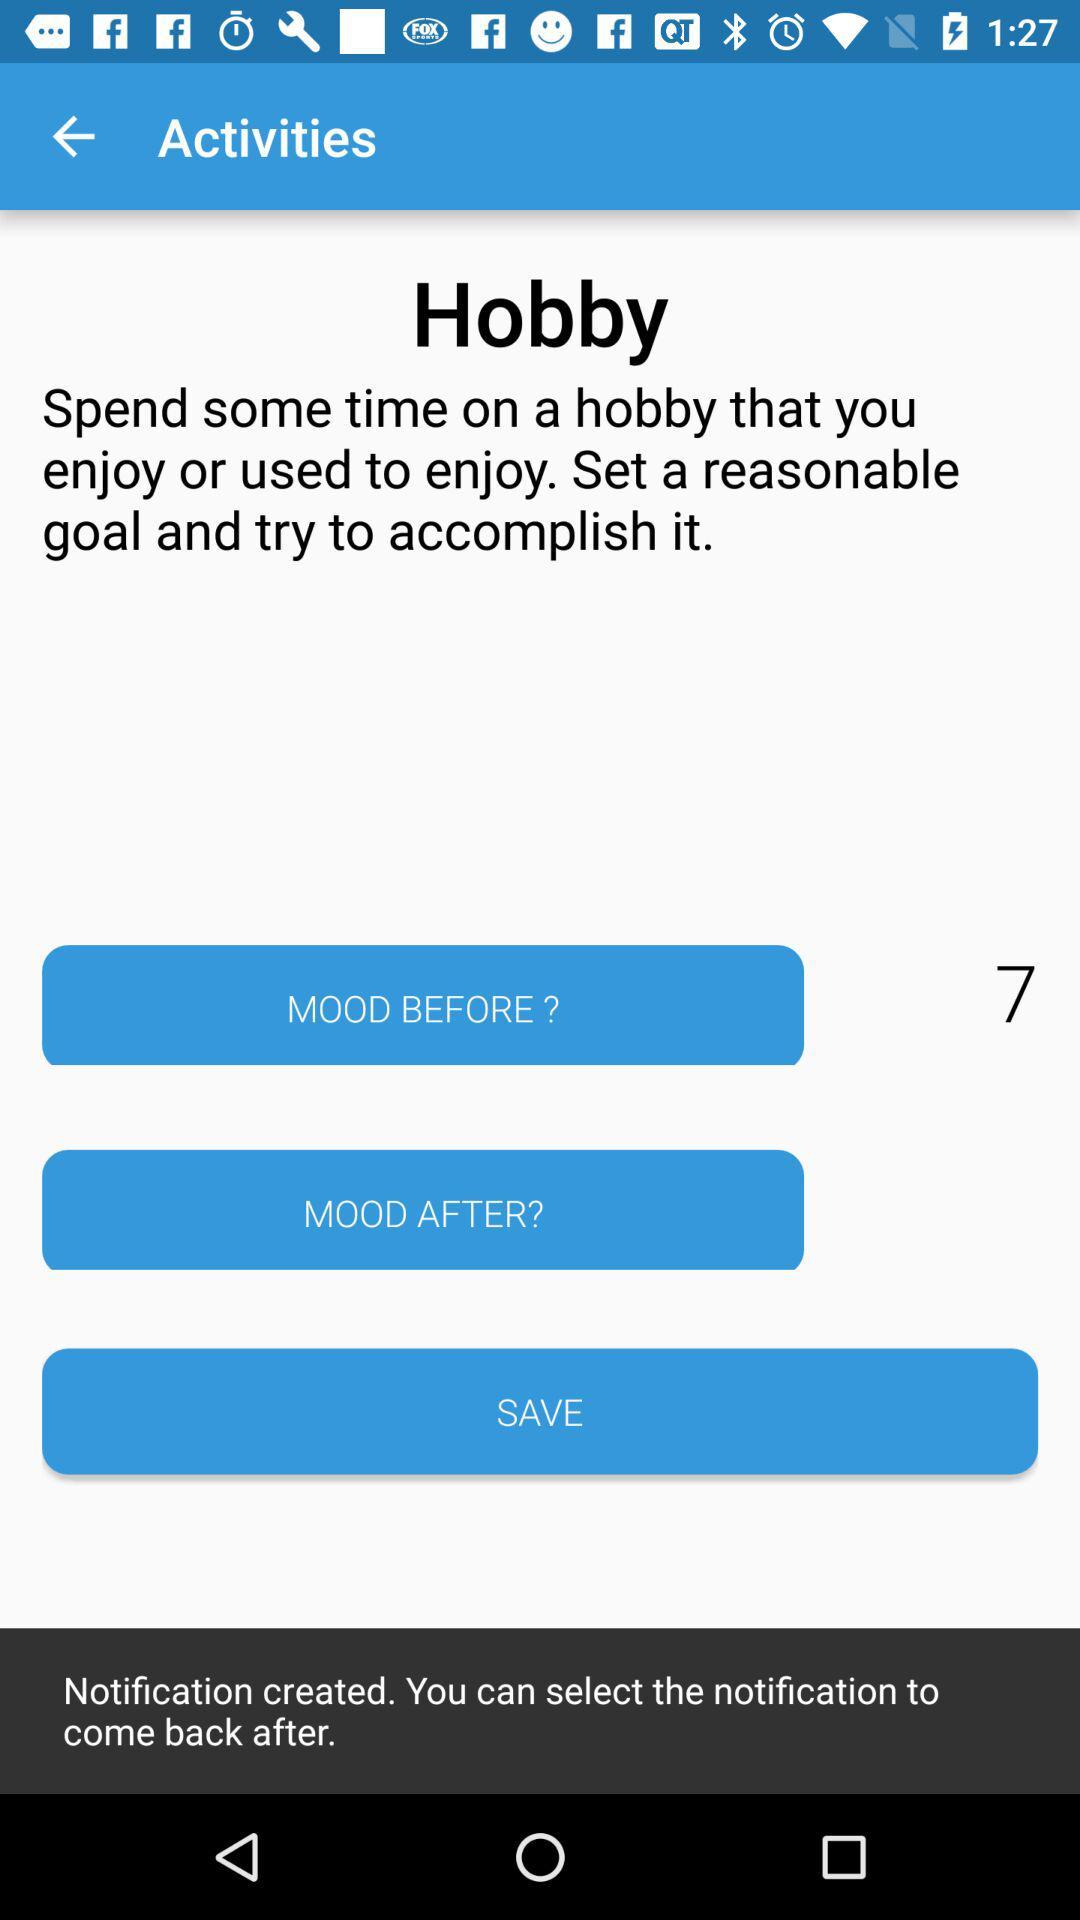  I want to click on item above spend some time app, so click(72, 135).